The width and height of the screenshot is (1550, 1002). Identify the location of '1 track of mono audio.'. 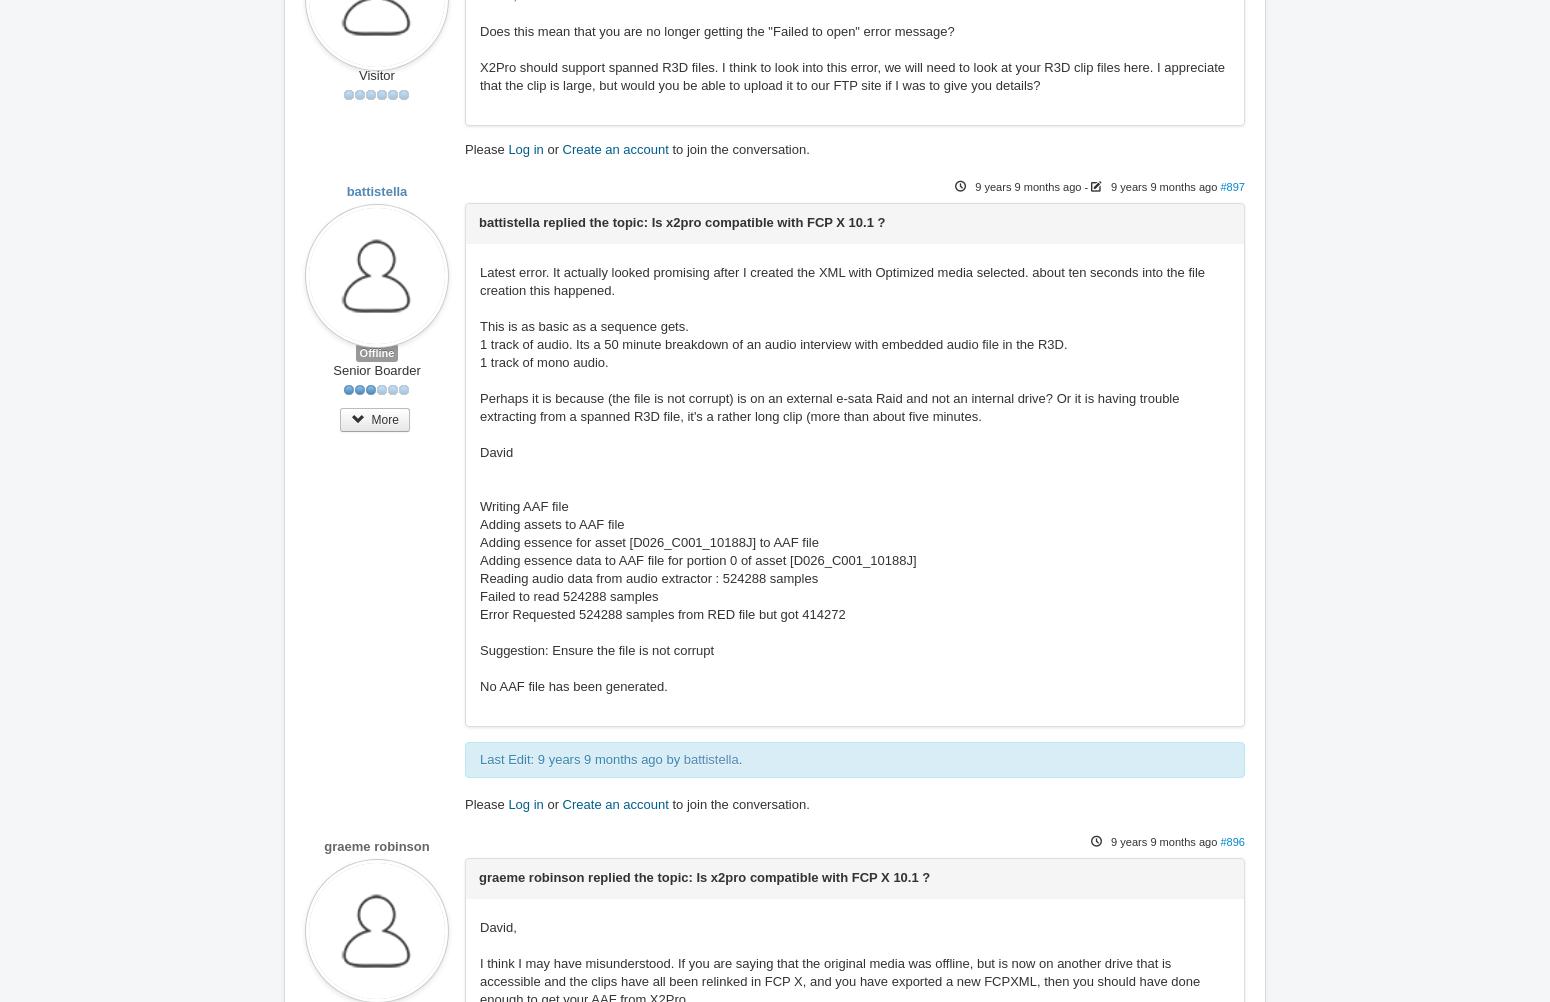
(479, 362).